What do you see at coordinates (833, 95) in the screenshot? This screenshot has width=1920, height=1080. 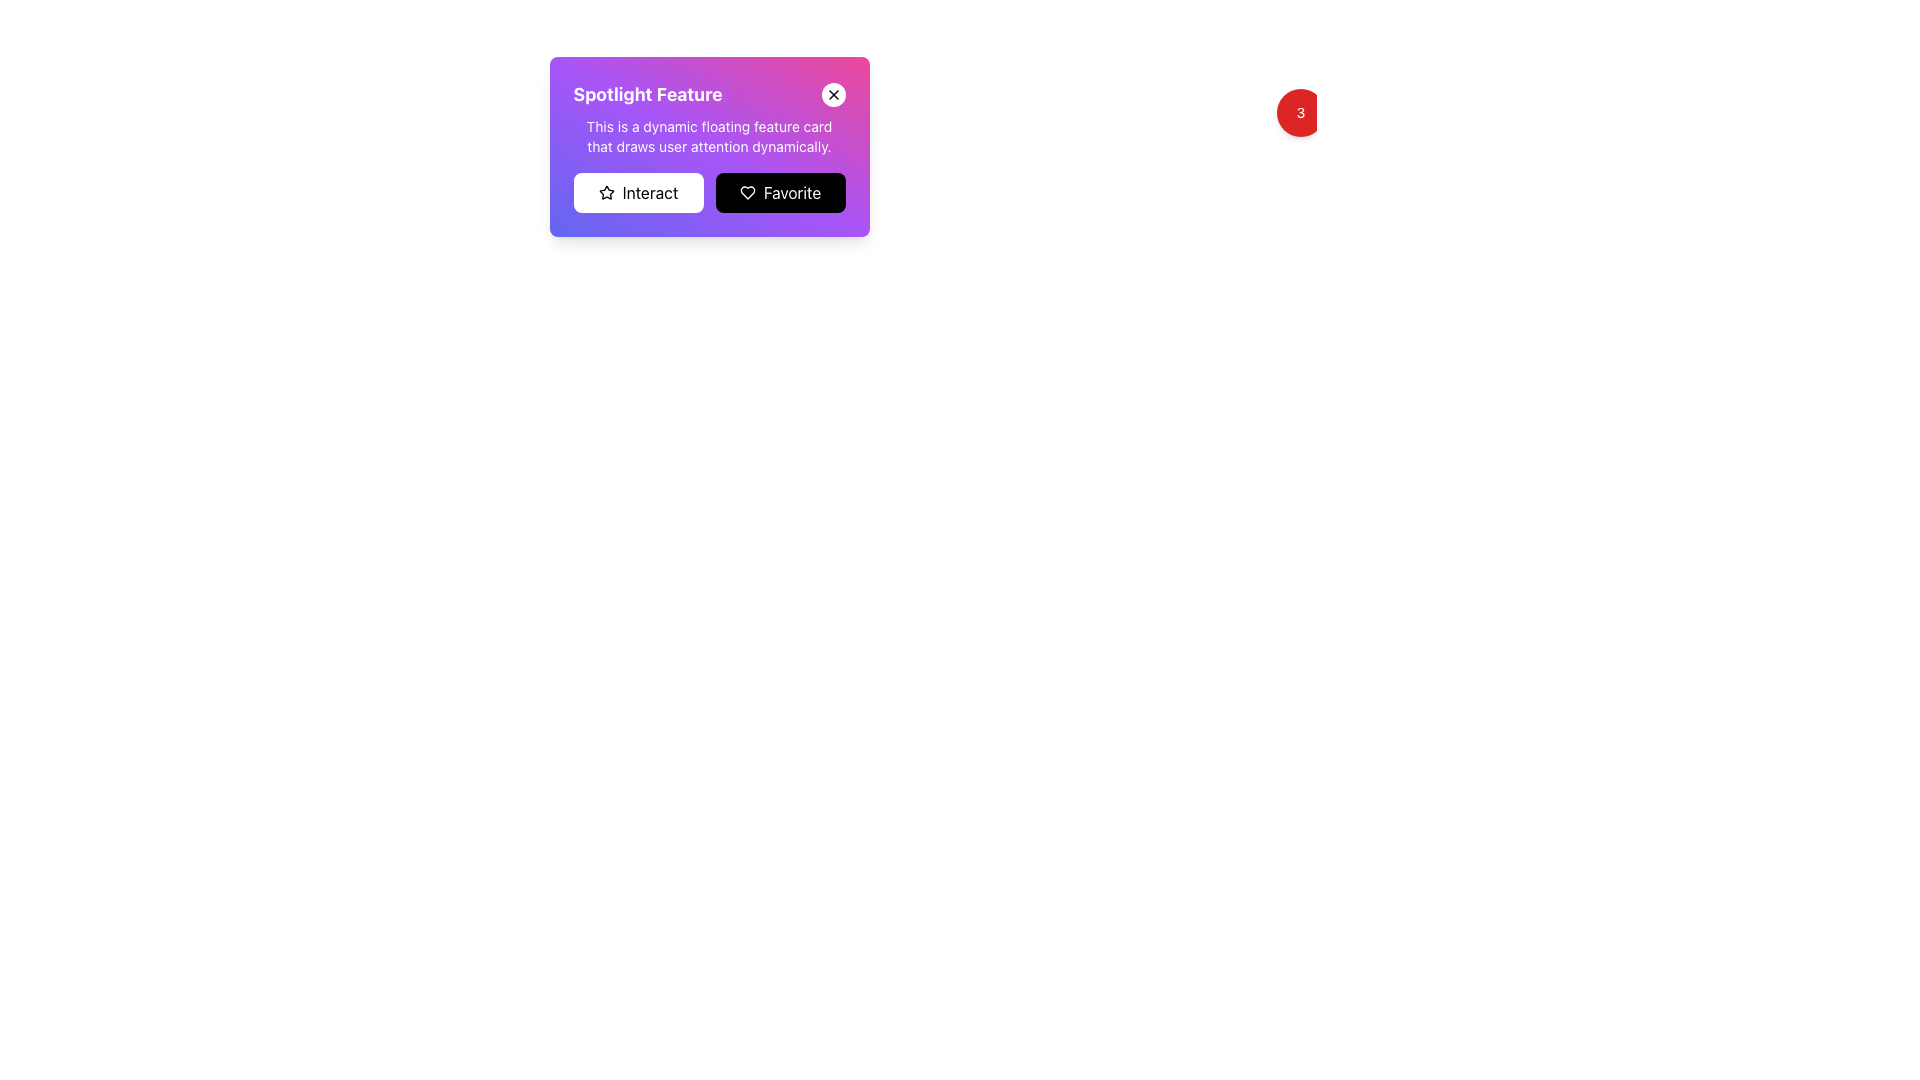 I see `the Close icon (an 'X' shape) located in the top-right corner of the card titled 'Spotlight Feature'` at bounding box center [833, 95].